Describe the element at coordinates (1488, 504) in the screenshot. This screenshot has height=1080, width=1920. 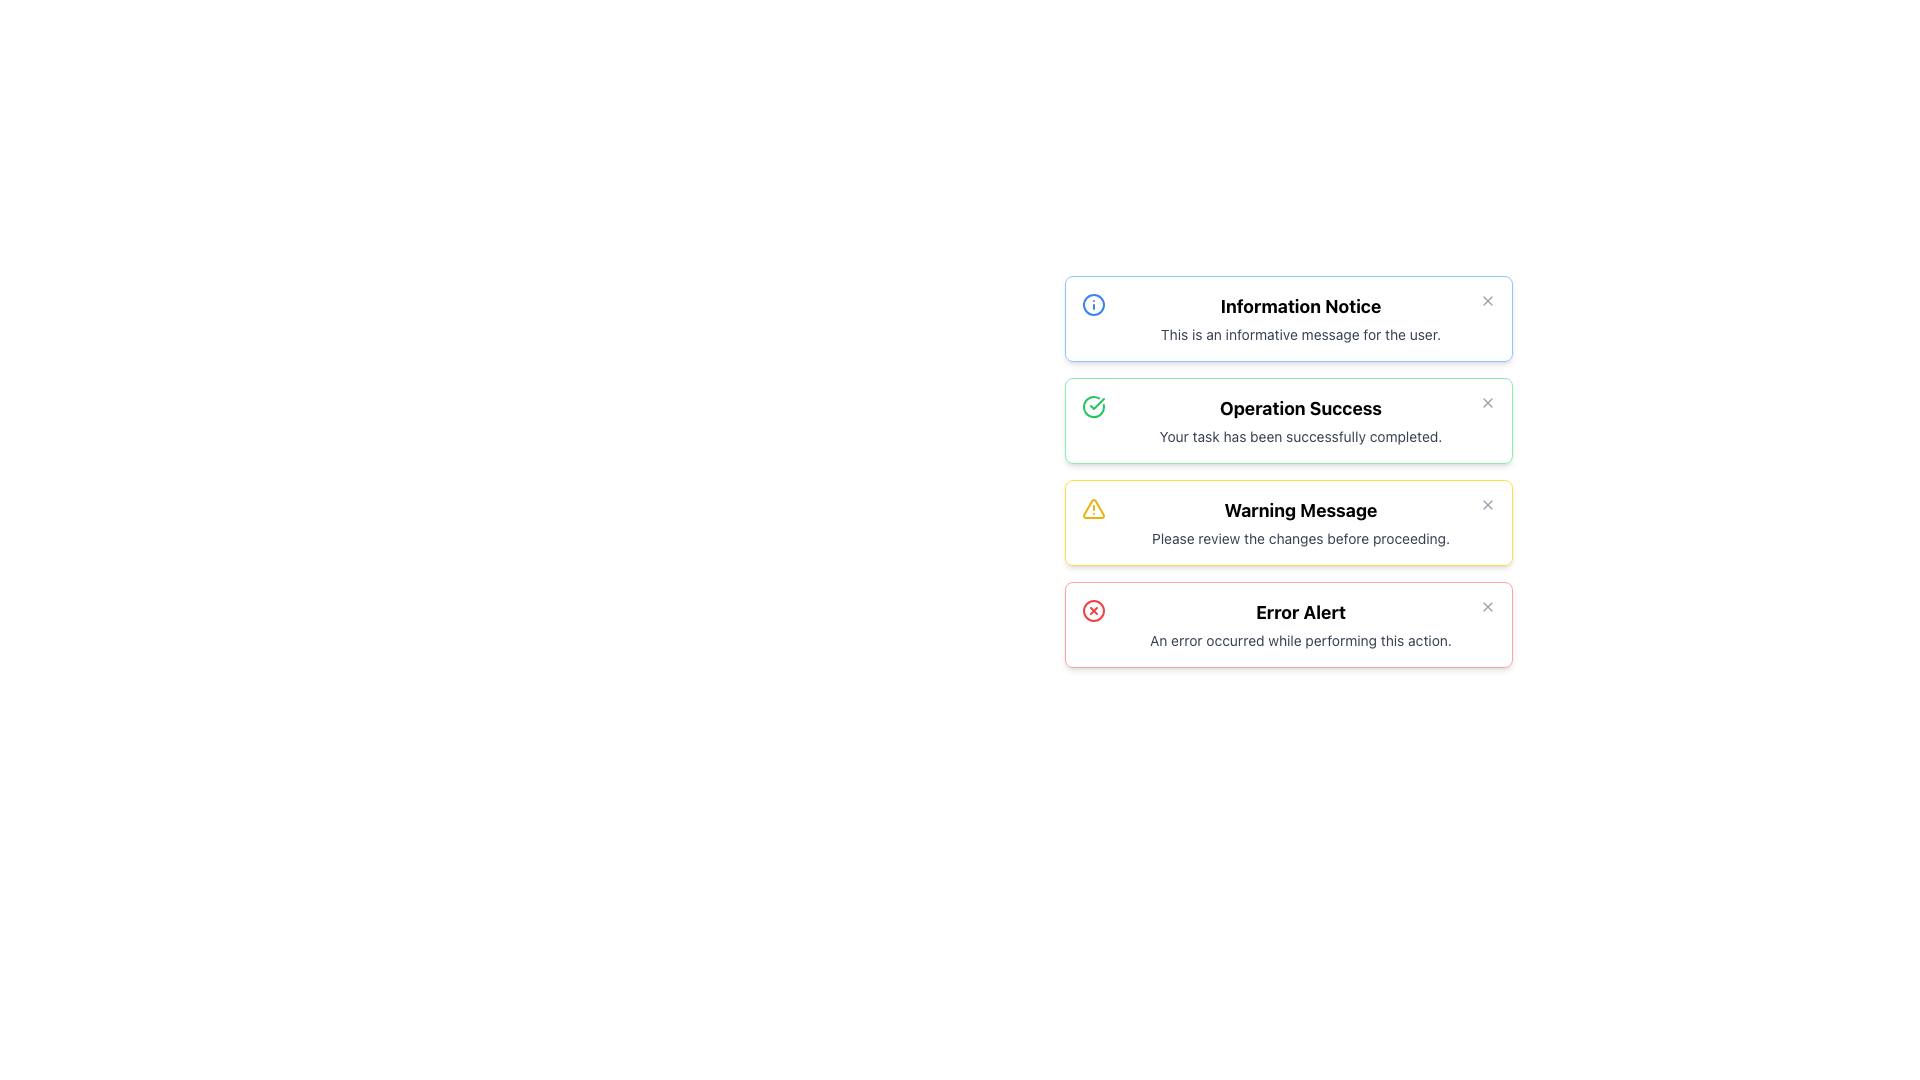
I see `the 'Close' button located on the far-right of the 'Warning Message' box` at that location.